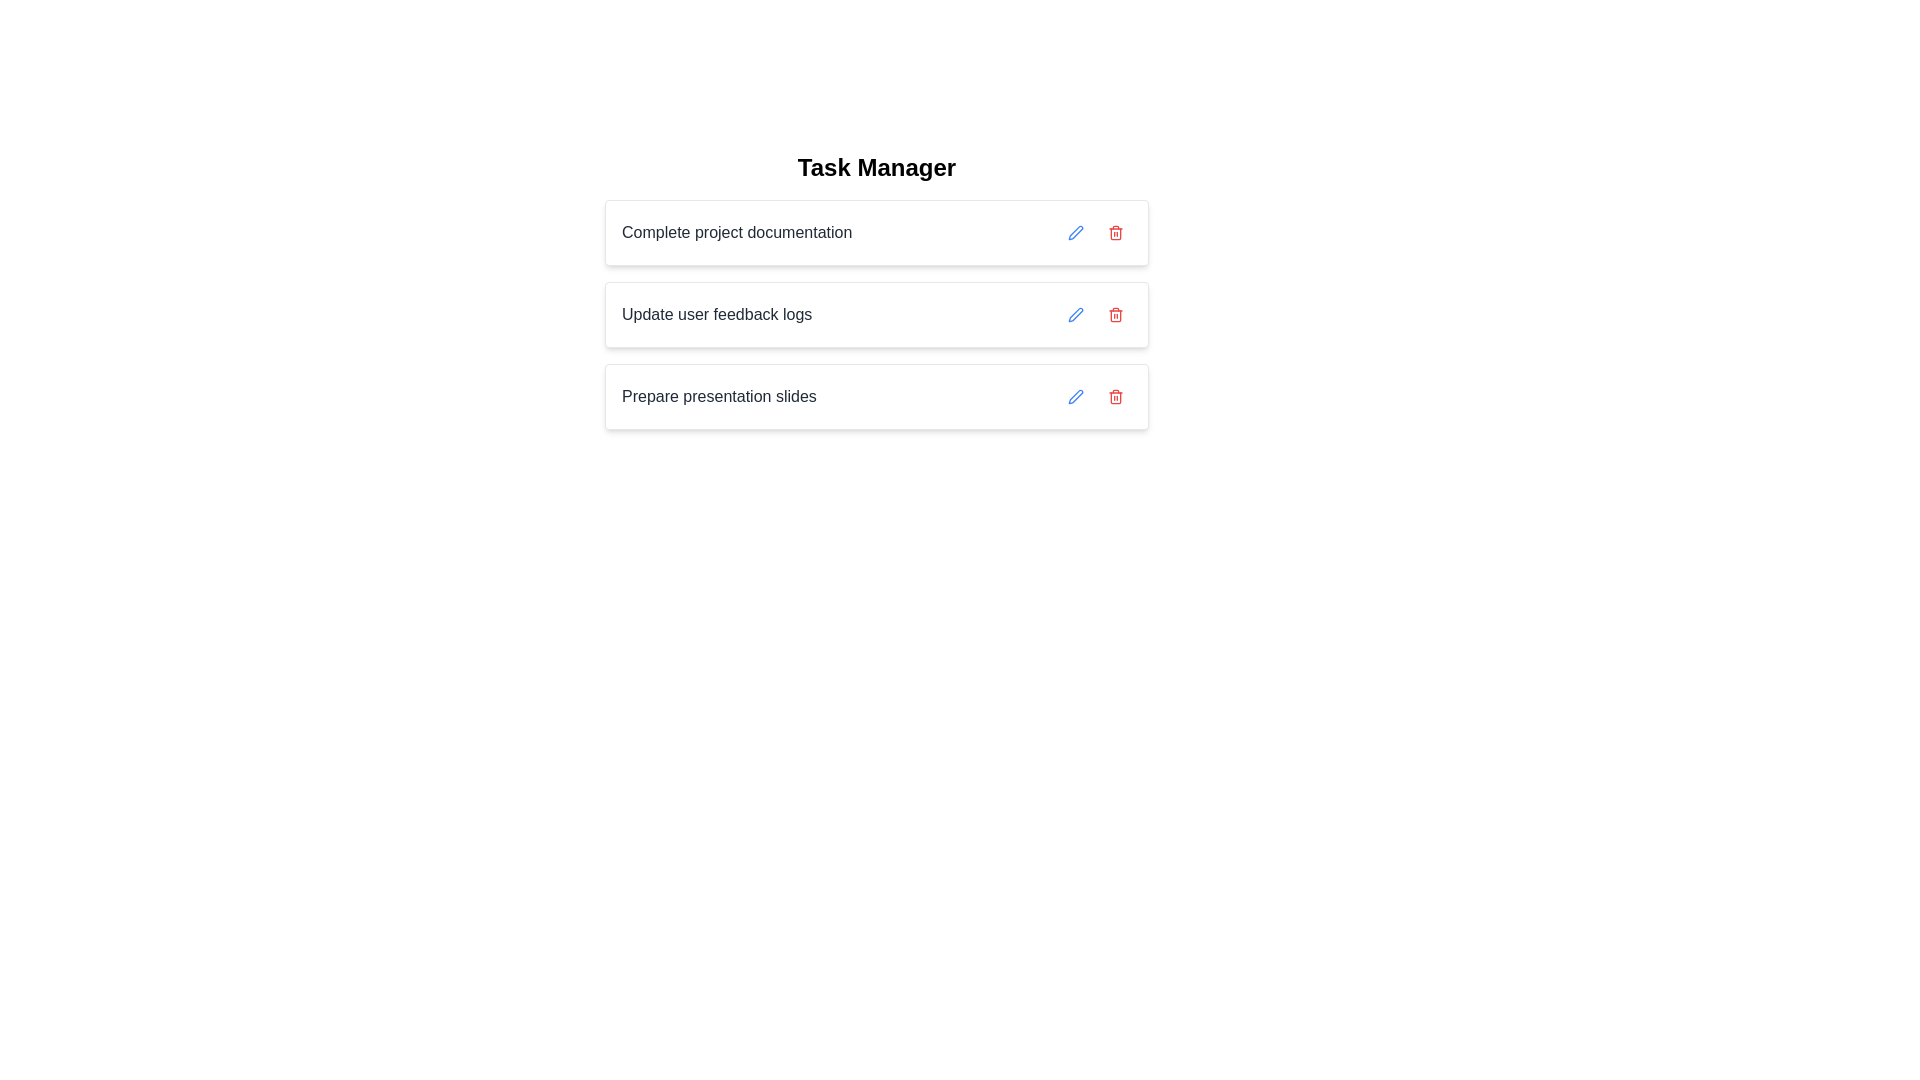  Describe the element at coordinates (1115, 315) in the screenshot. I see `the circular delete button with a red border next to the 'Update user feedback logs' text` at that location.